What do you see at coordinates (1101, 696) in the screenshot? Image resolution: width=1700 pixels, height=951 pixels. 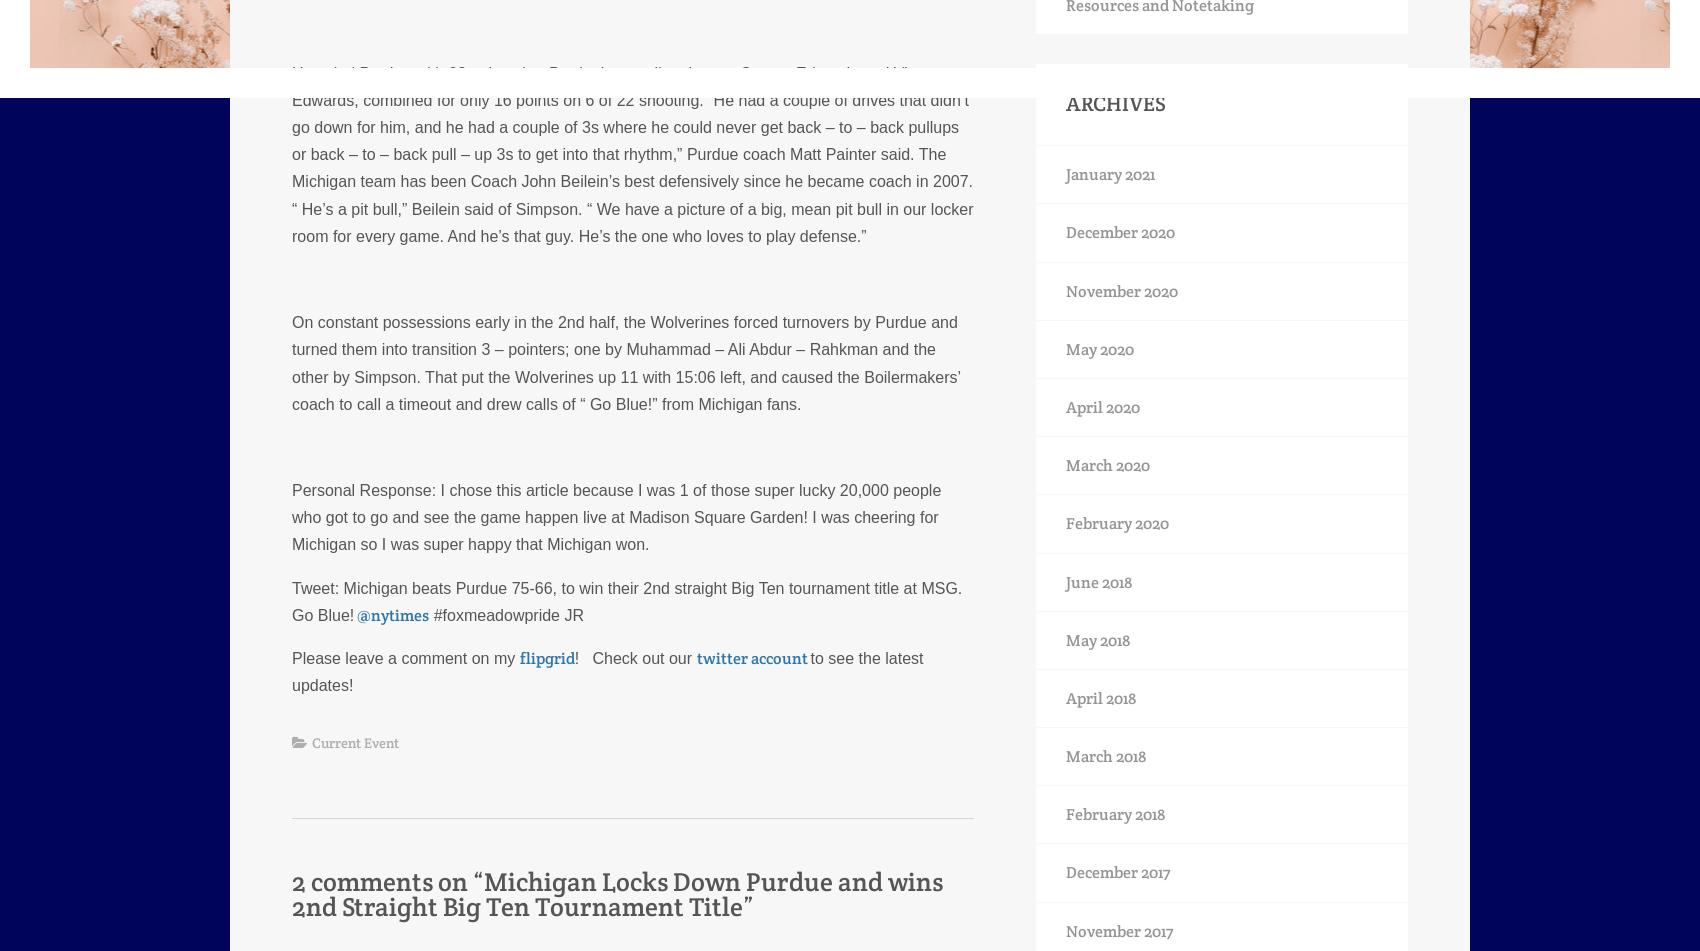 I see `'April 2018'` at bounding box center [1101, 696].